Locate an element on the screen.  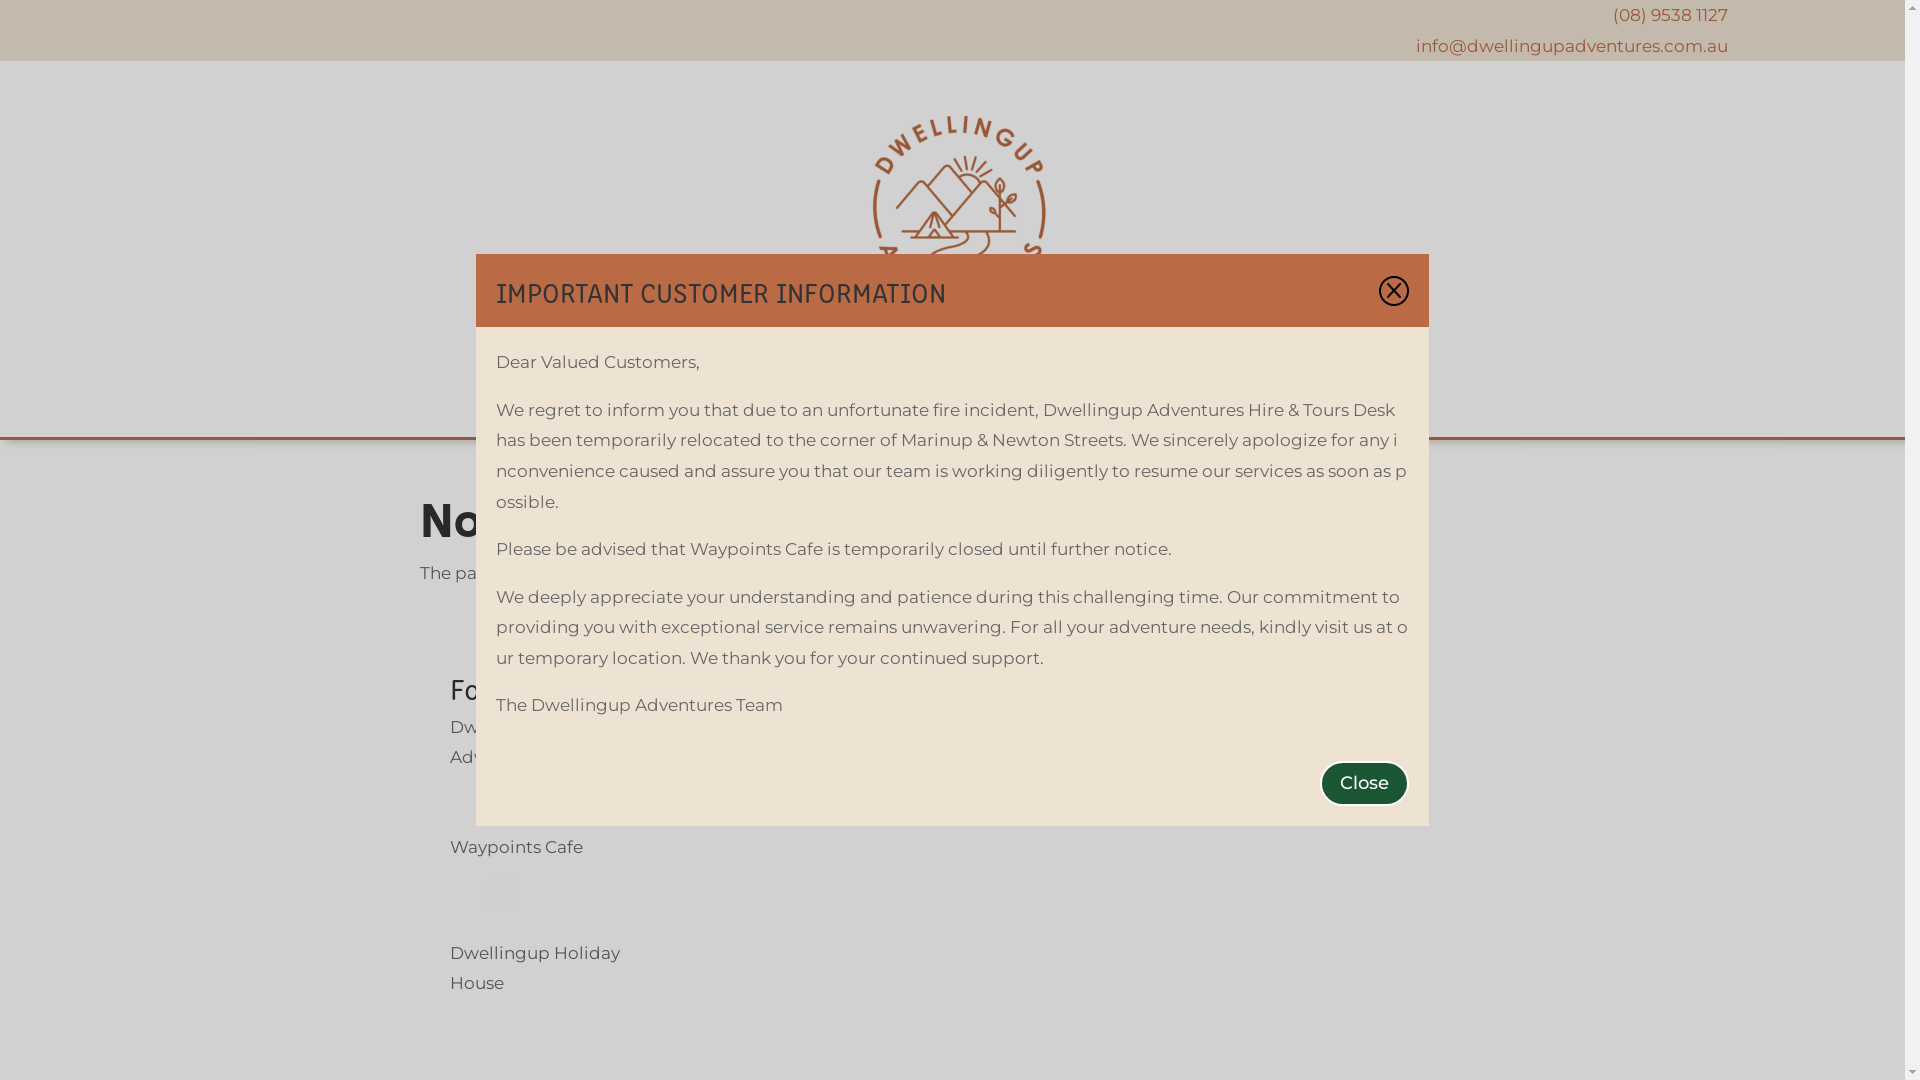
'Follow Dwellingup Adventures on Facebook' is located at coordinates (464, 797).